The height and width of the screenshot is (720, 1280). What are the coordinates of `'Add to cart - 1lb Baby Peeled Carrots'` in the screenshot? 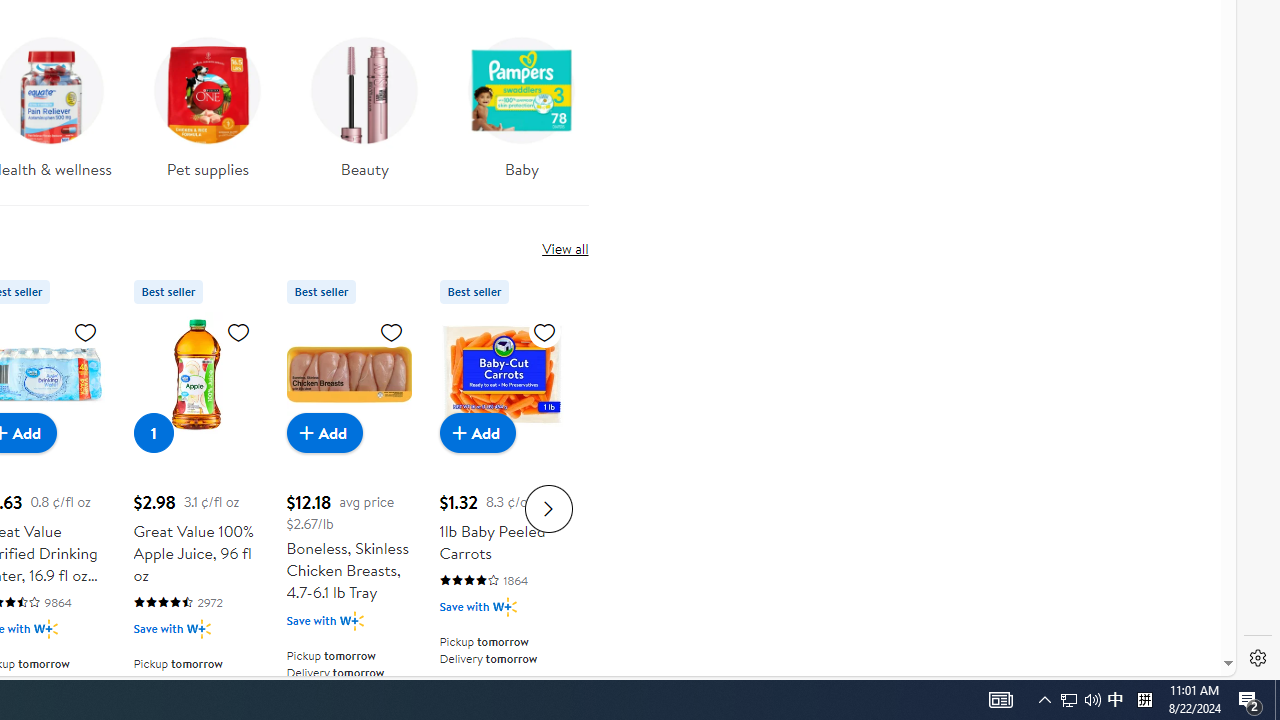 It's located at (477, 431).